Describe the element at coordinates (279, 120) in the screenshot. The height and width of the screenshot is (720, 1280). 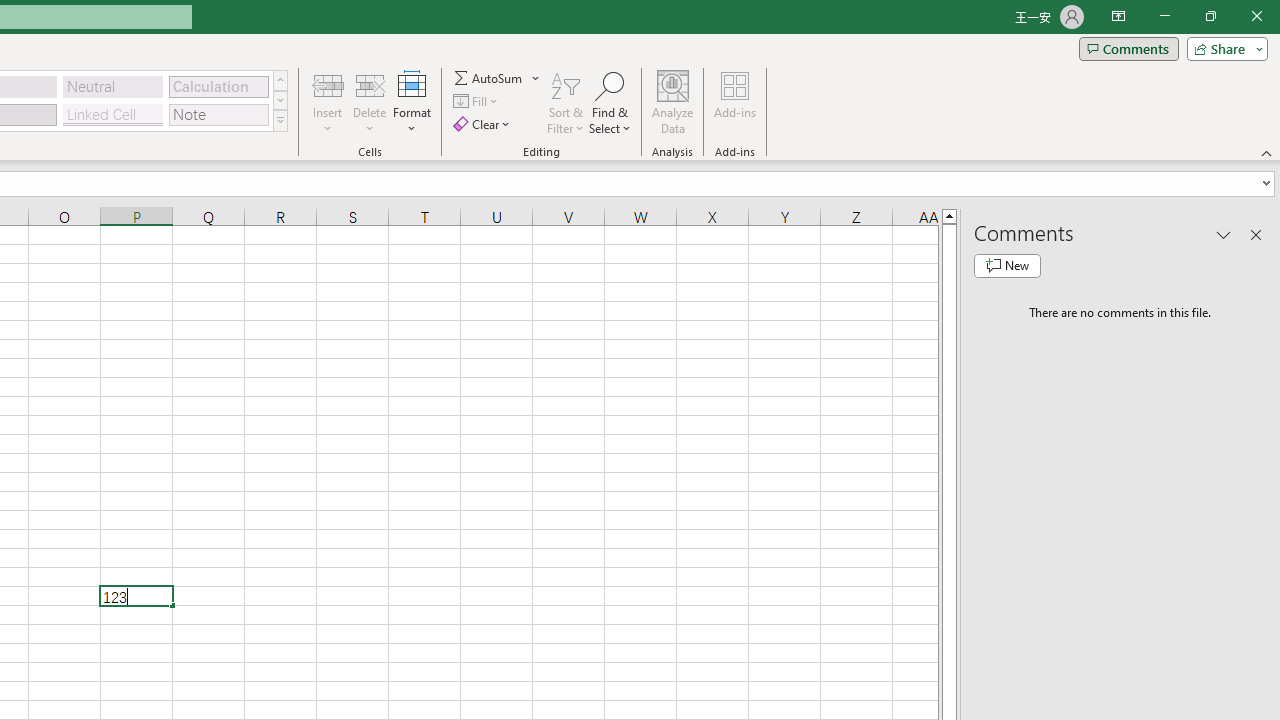
I see `'Class: NetUIImage'` at that location.